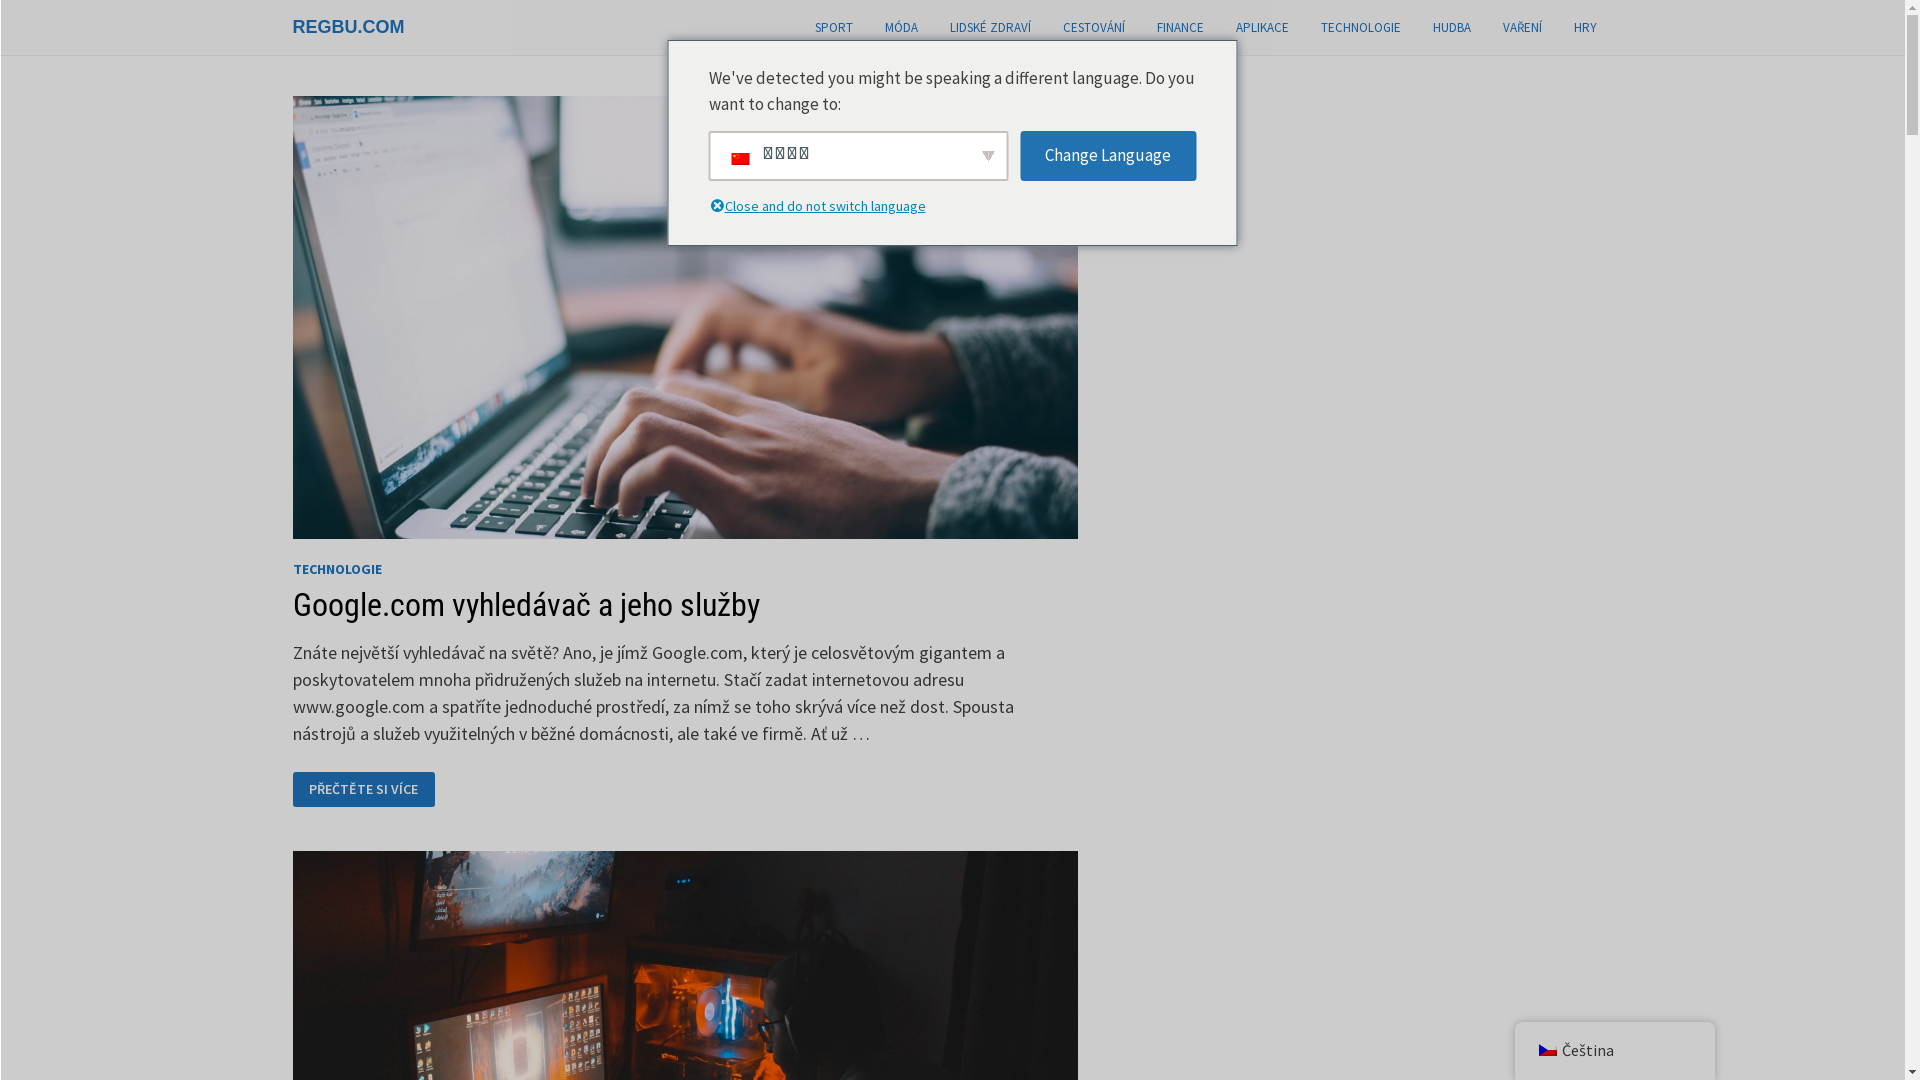  Describe the element at coordinates (833, 27) in the screenshot. I see `'SPORT'` at that location.